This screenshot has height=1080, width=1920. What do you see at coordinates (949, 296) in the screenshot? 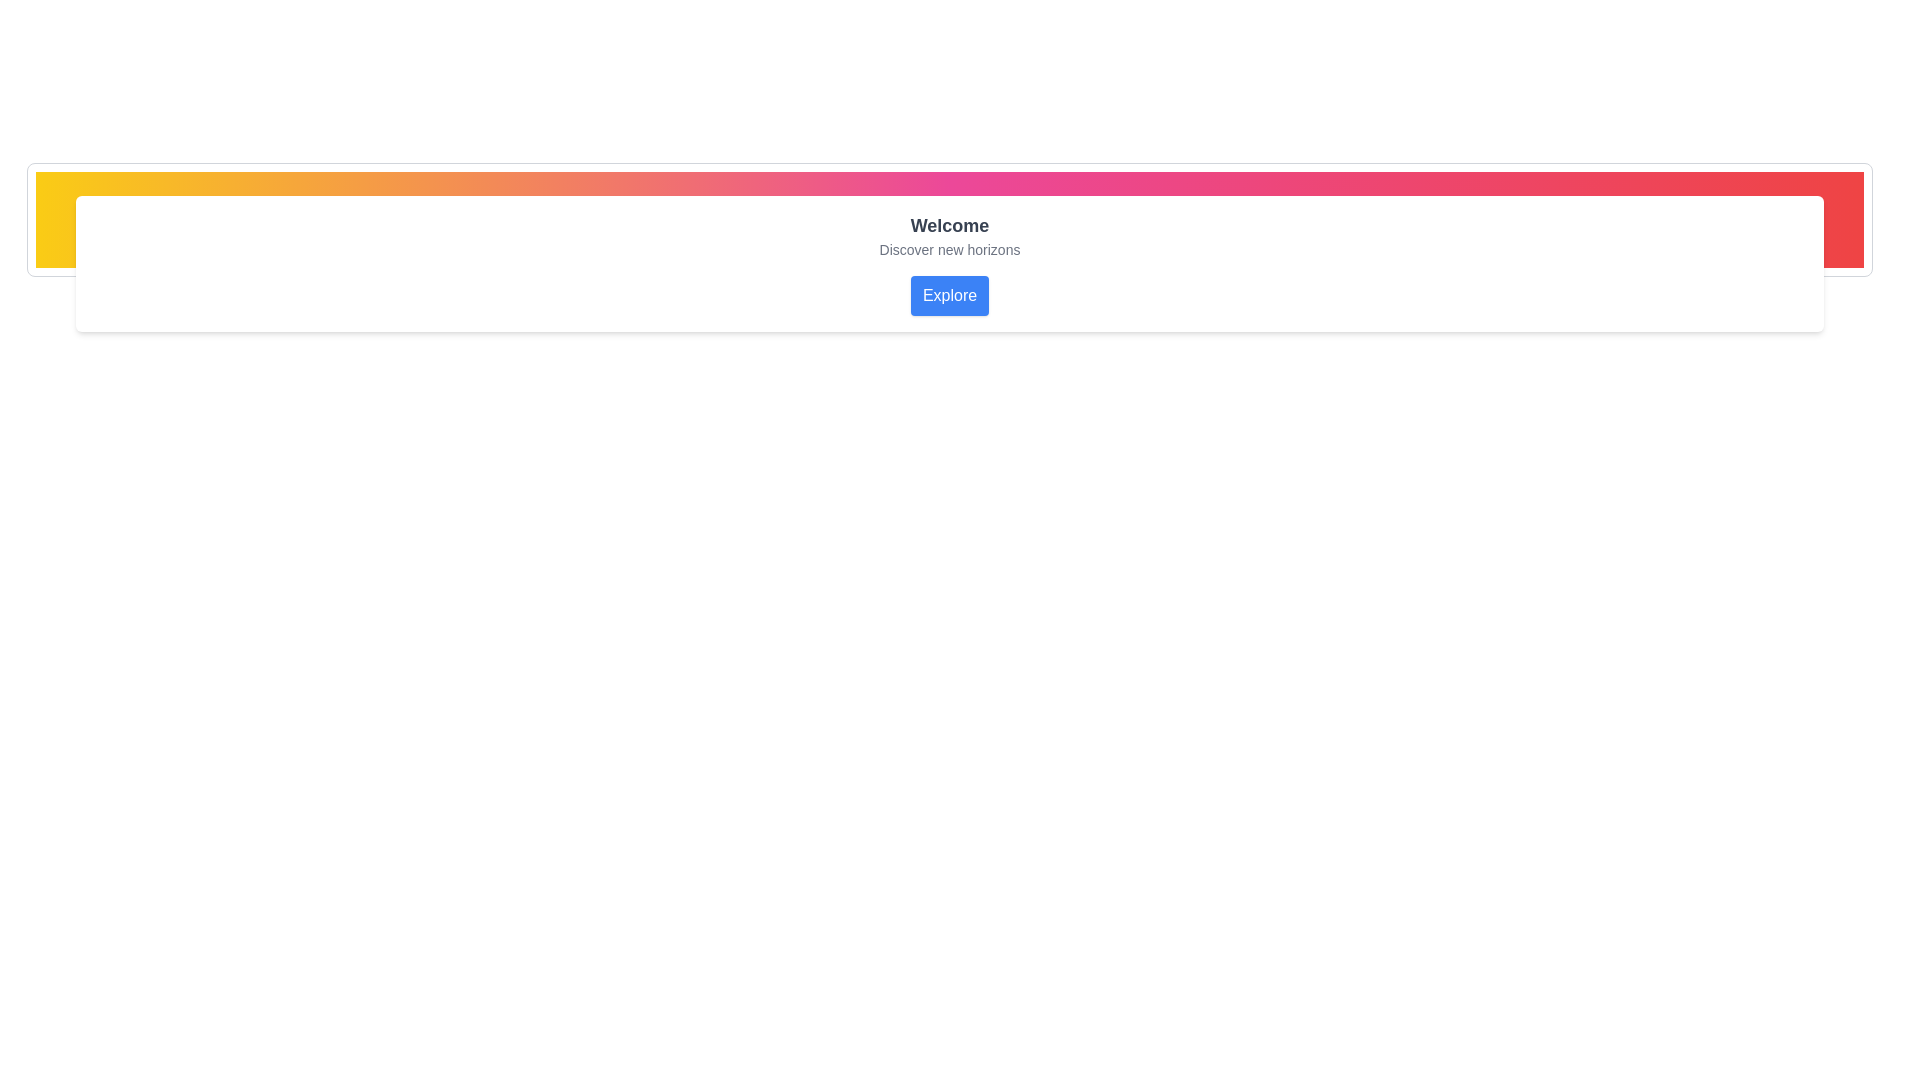
I see `the 'Explore' button, which has a rectangular shape with rounded corners, a blue background, and white text, located below the 'Discover new horizons' text` at bounding box center [949, 296].